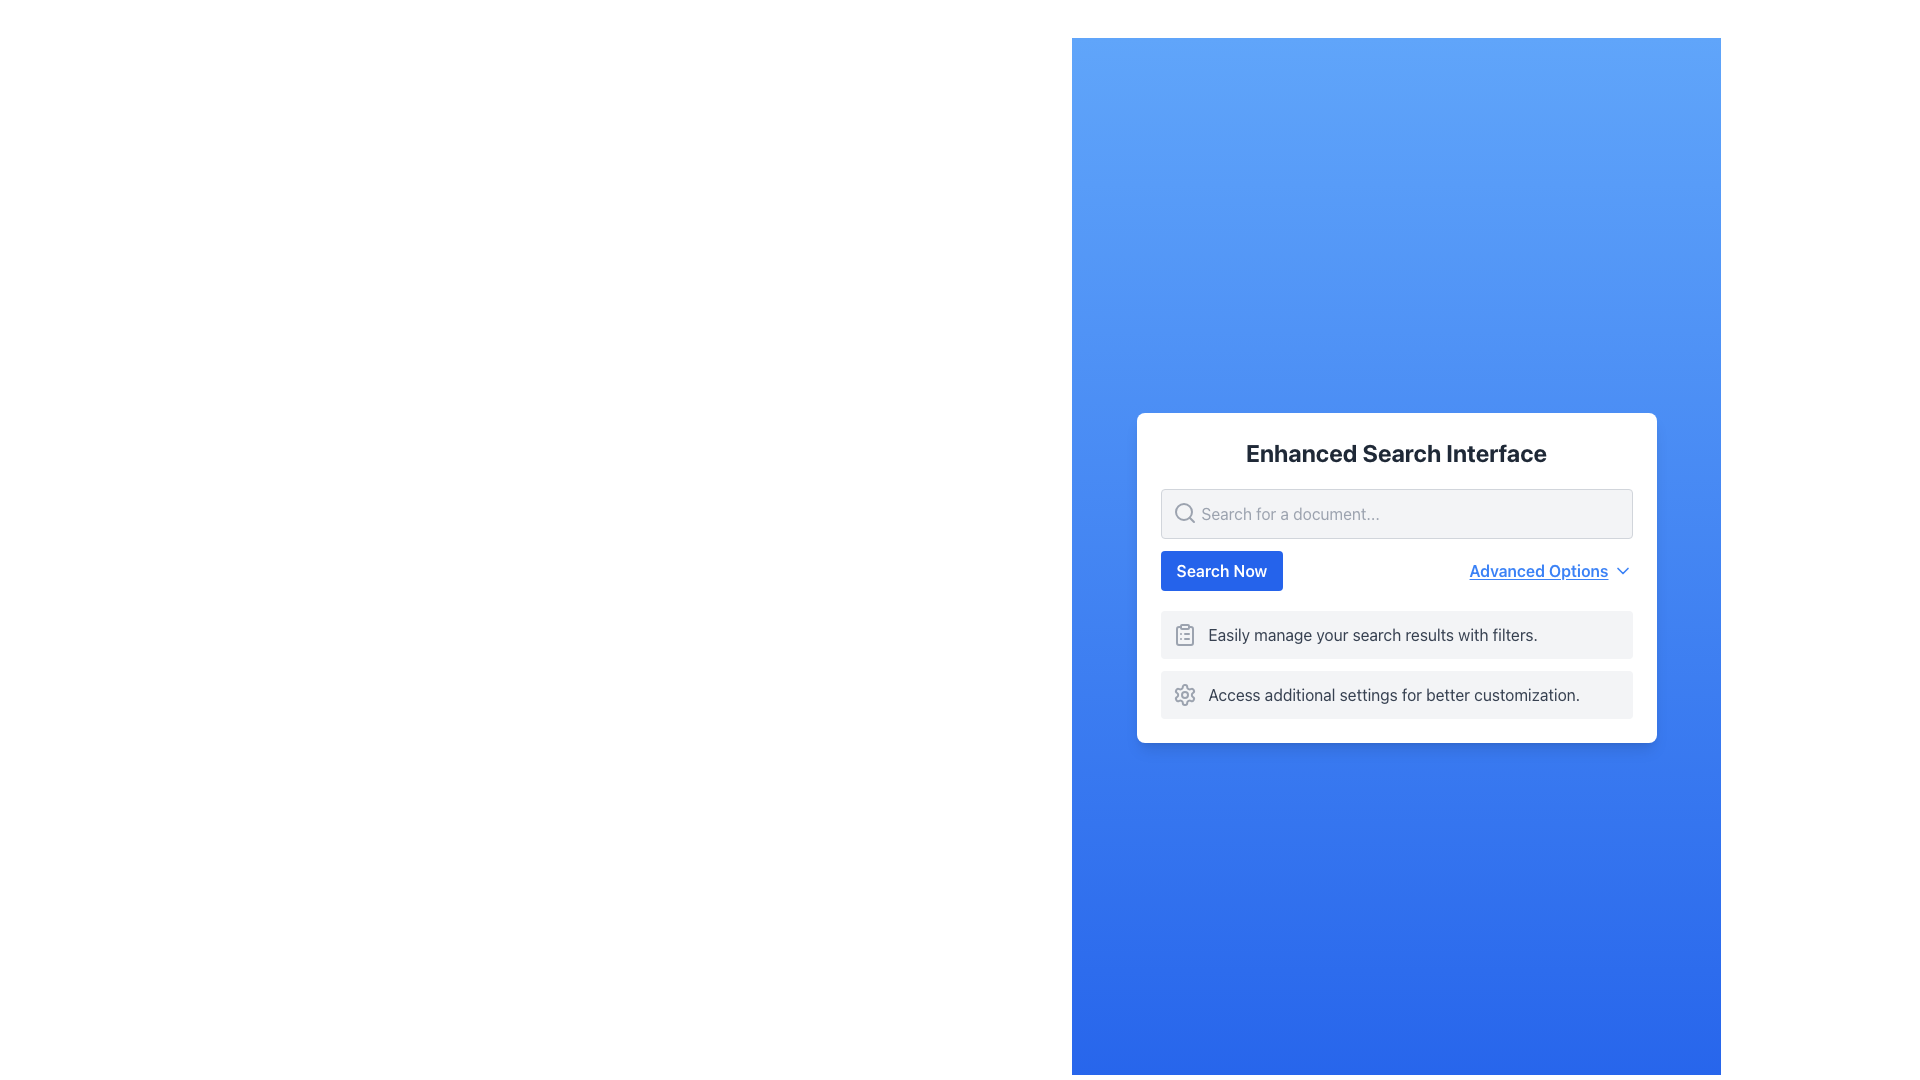 This screenshot has width=1920, height=1080. What do you see at coordinates (1395, 693) in the screenshot?
I see `the descriptive text element that reads 'Access additional settings for better customization.' which is accompanied by a gear icon, located in the vertical list below the item 'Easily manage your search results with filters.'` at bounding box center [1395, 693].